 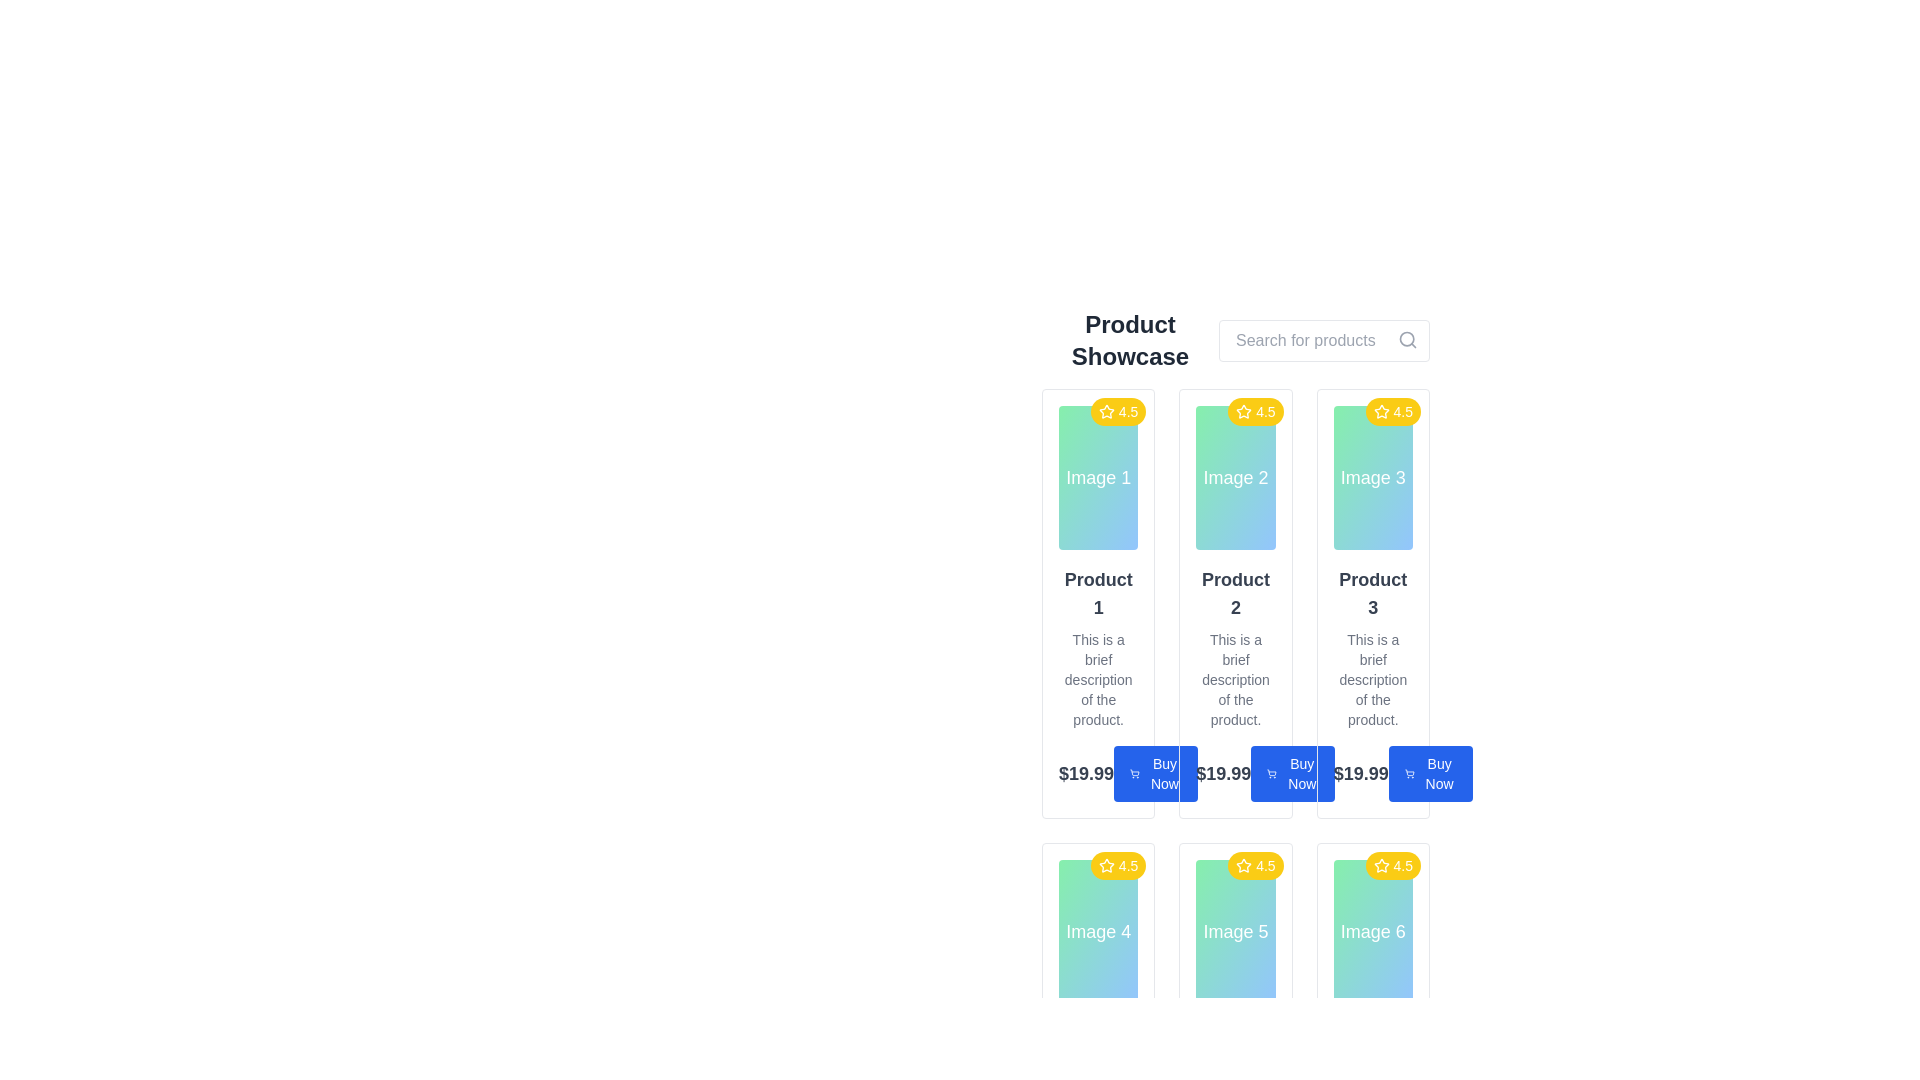 What do you see at coordinates (1117, 411) in the screenshot?
I see `the rating indicator displaying '4.5' on a yellow background with a star icon, located at the top-right corner of the card for 'Product 1'` at bounding box center [1117, 411].